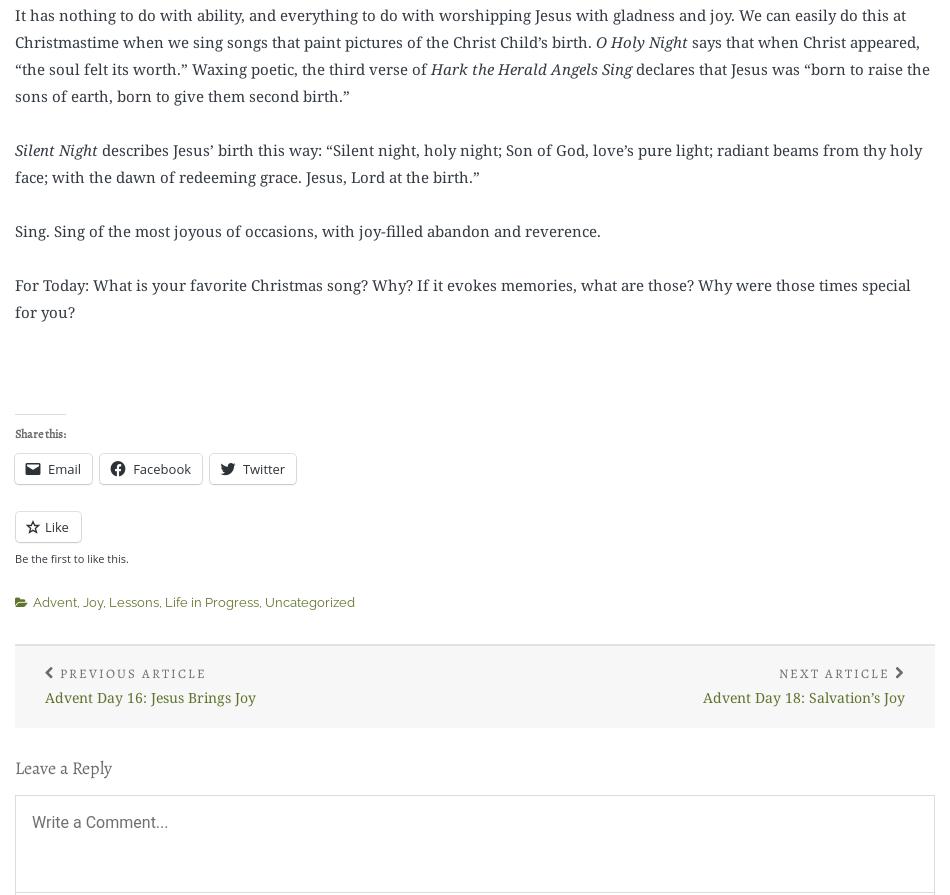 Image resolution: width=950 pixels, height=895 pixels. Describe the element at coordinates (15, 81) in the screenshot. I see `'declares that Jesus was “born to raise the sons of earth, born to give them second birth.”'` at that location.